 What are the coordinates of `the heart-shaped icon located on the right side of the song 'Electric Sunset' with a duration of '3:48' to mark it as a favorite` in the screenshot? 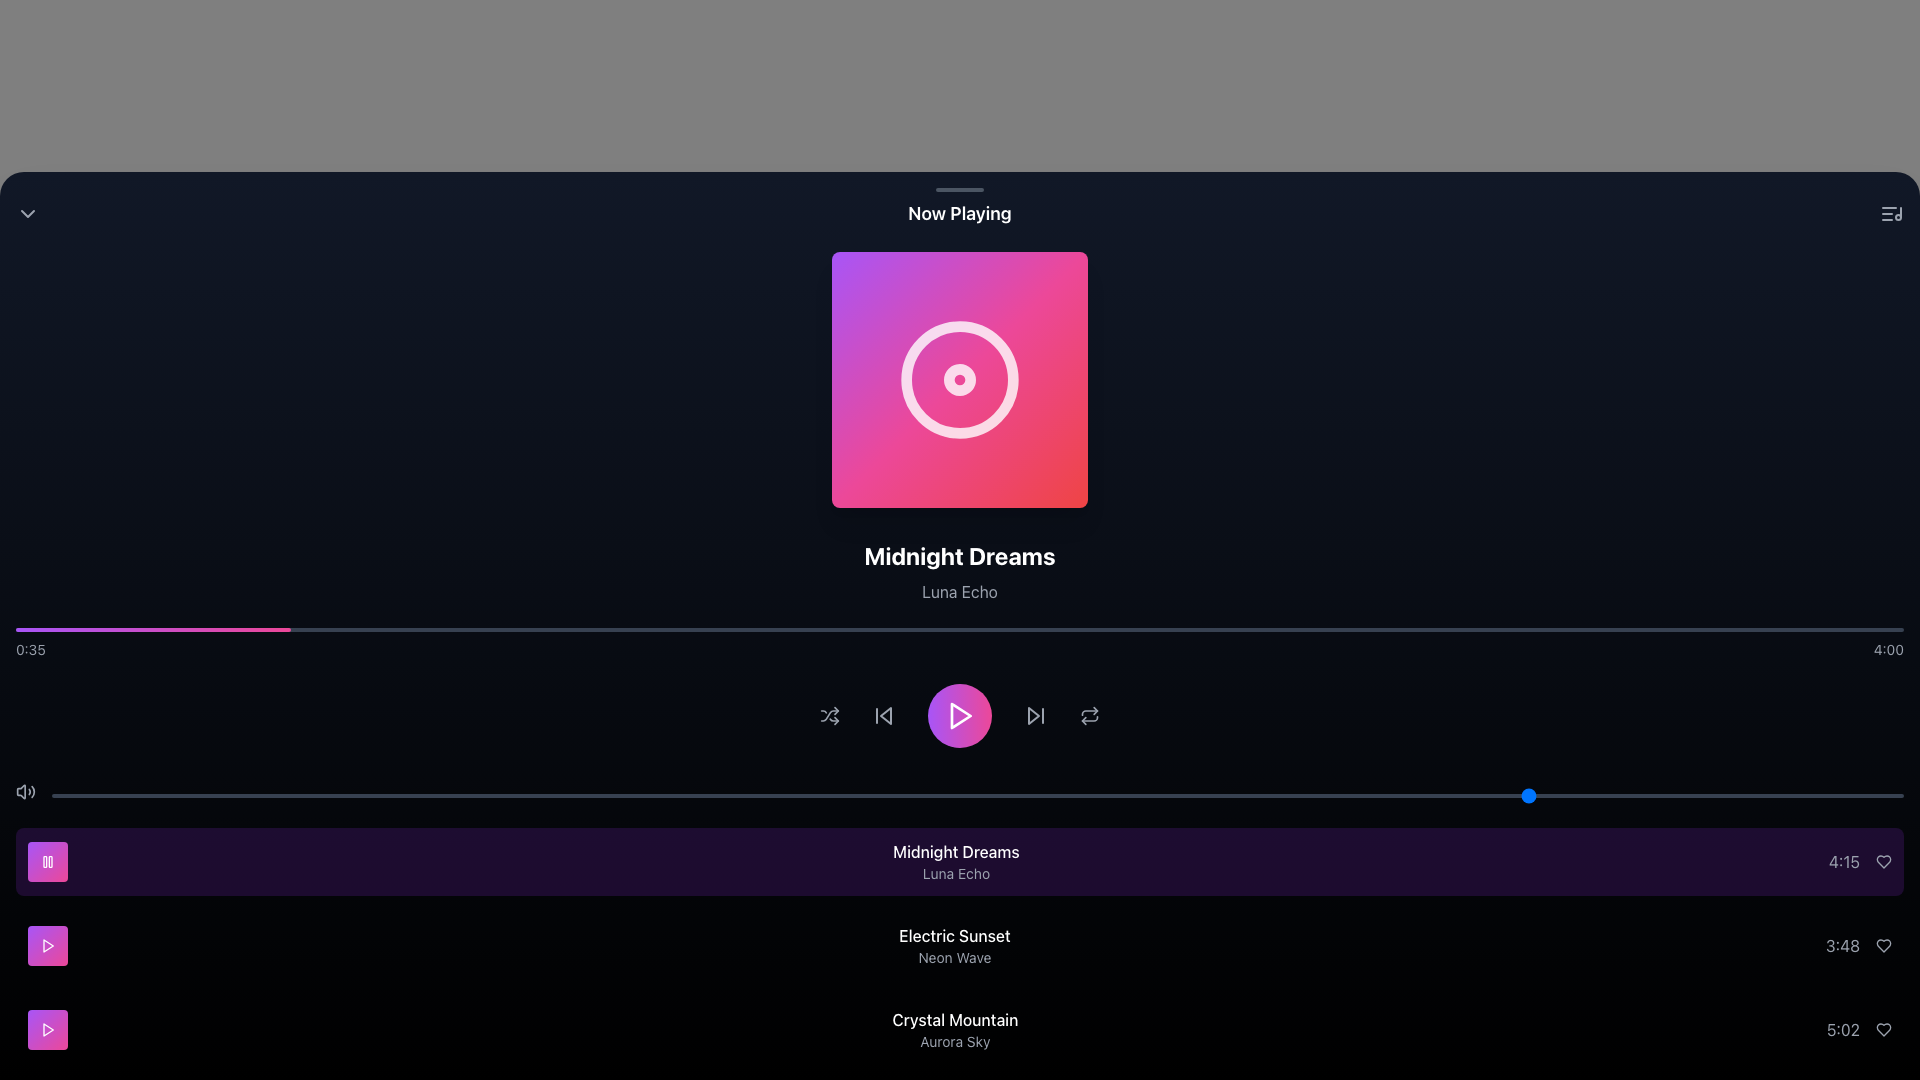 It's located at (1882, 945).